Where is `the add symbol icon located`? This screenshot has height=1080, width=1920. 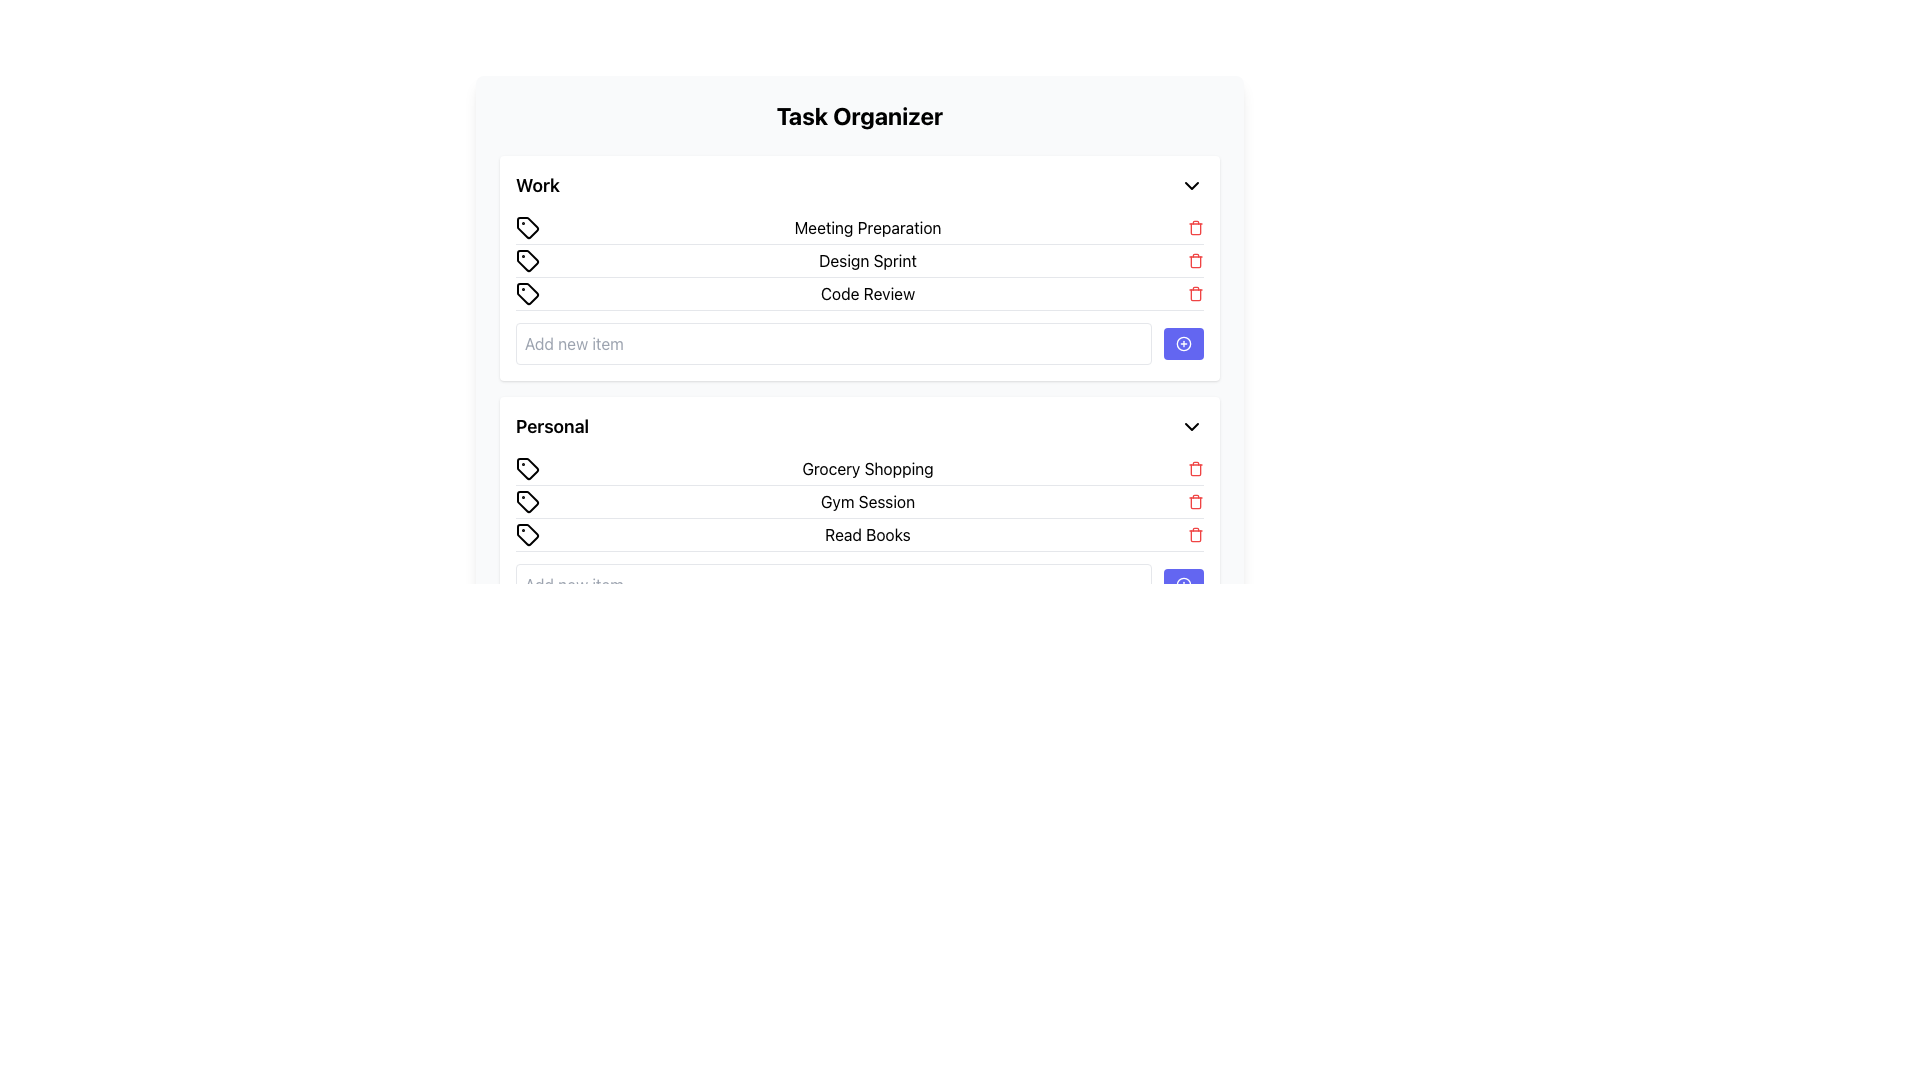
the add symbol icon located is located at coordinates (1184, 585).